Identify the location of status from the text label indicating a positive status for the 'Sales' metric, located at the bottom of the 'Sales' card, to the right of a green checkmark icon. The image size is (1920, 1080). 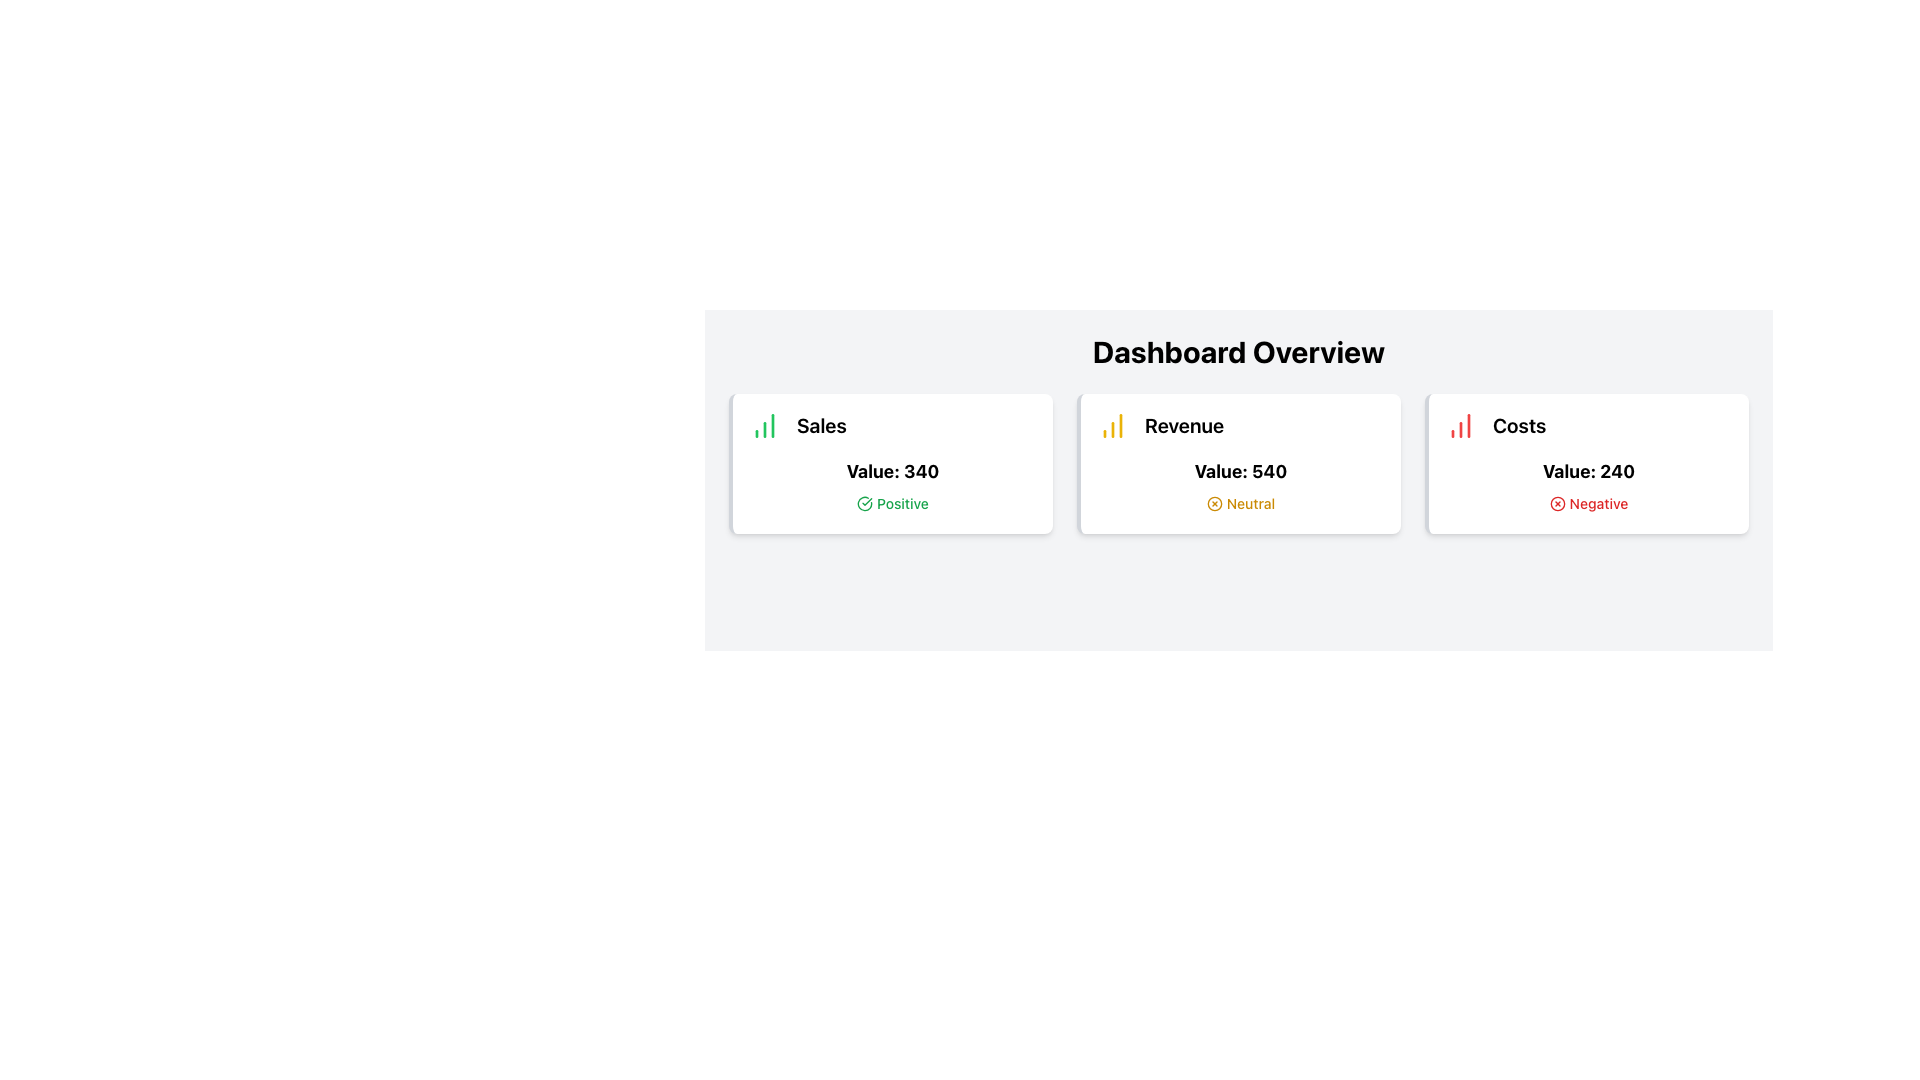
(901, 503).